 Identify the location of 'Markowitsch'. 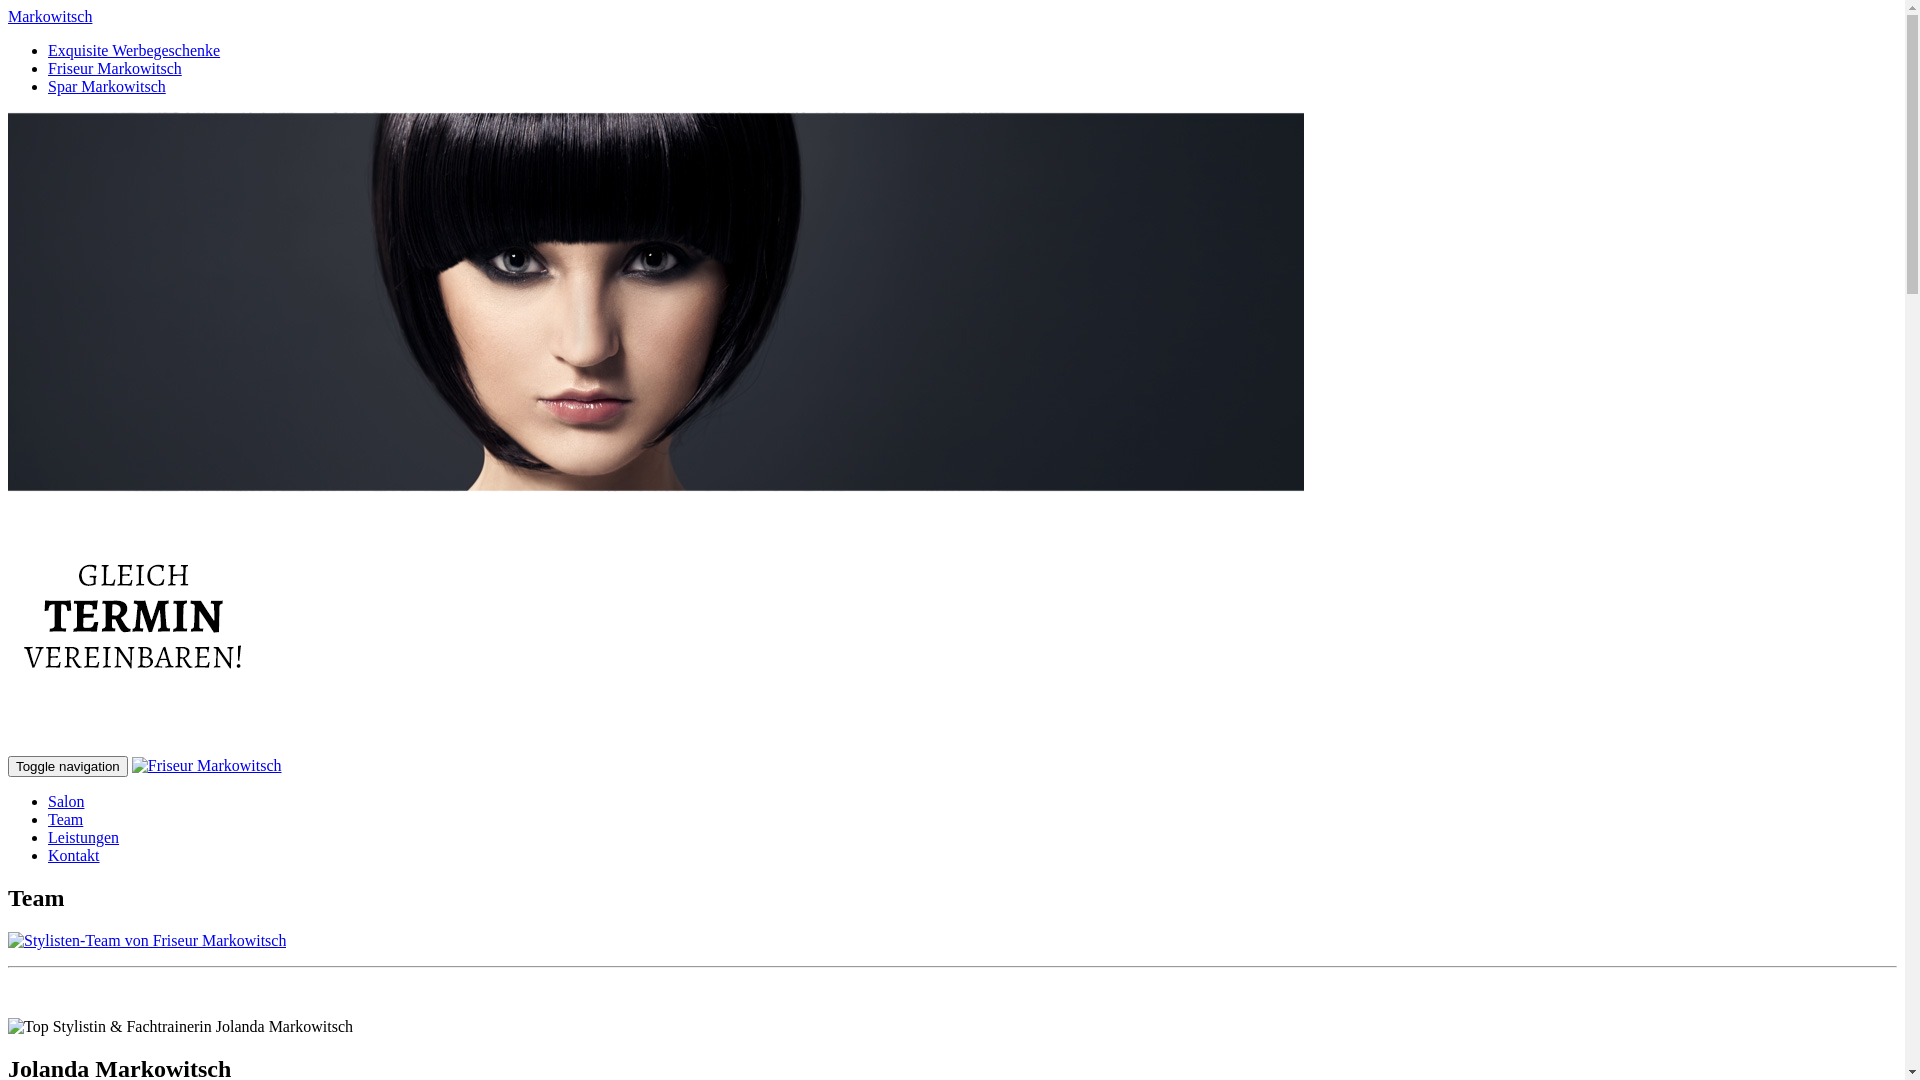
(49, 16).